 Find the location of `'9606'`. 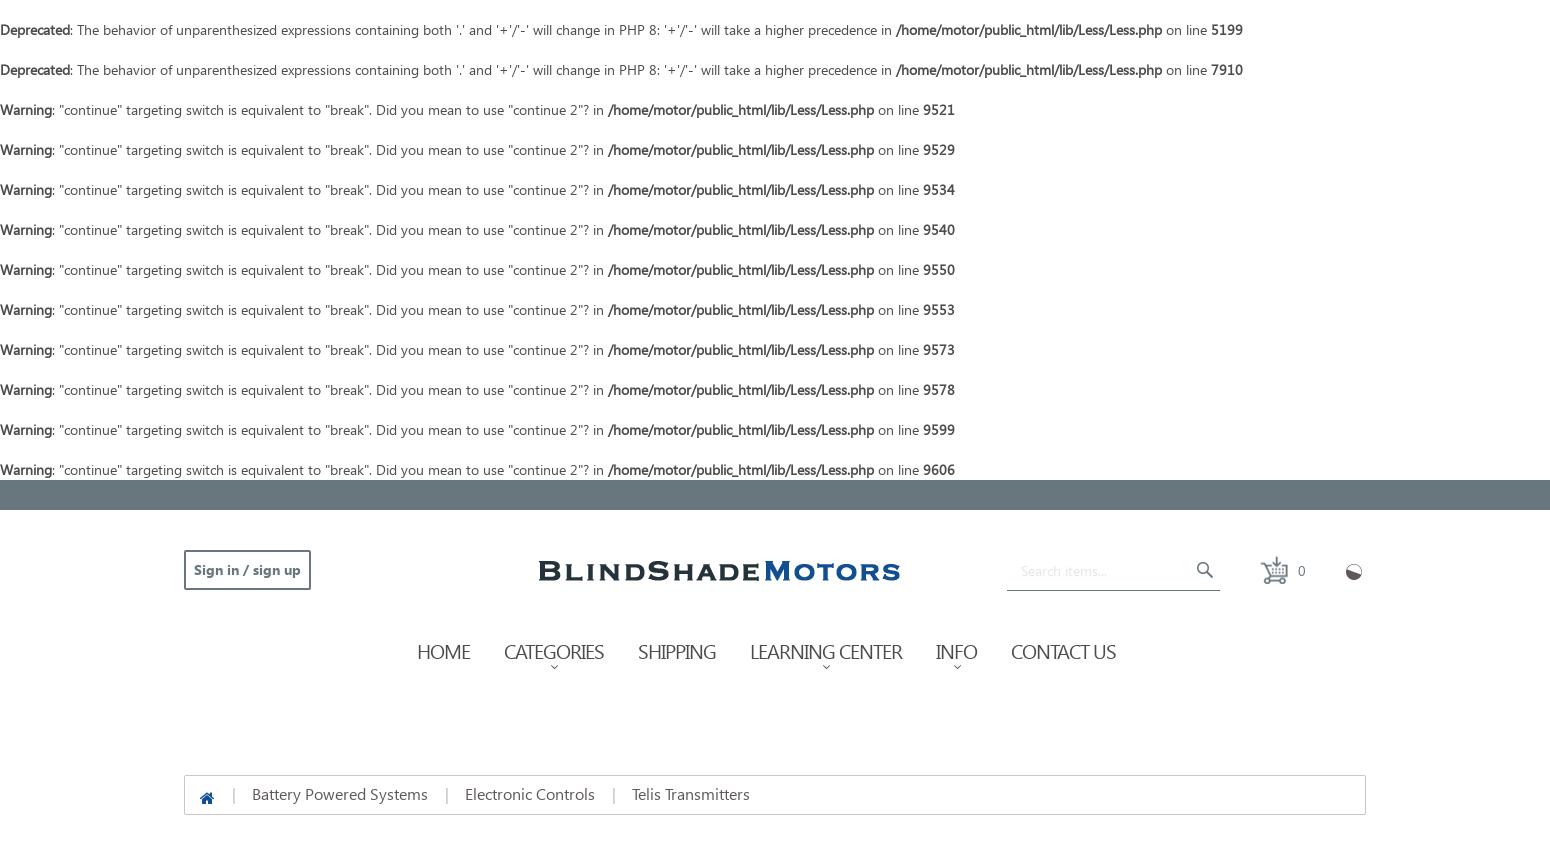

'9606' is located at coordinates (937, 469).